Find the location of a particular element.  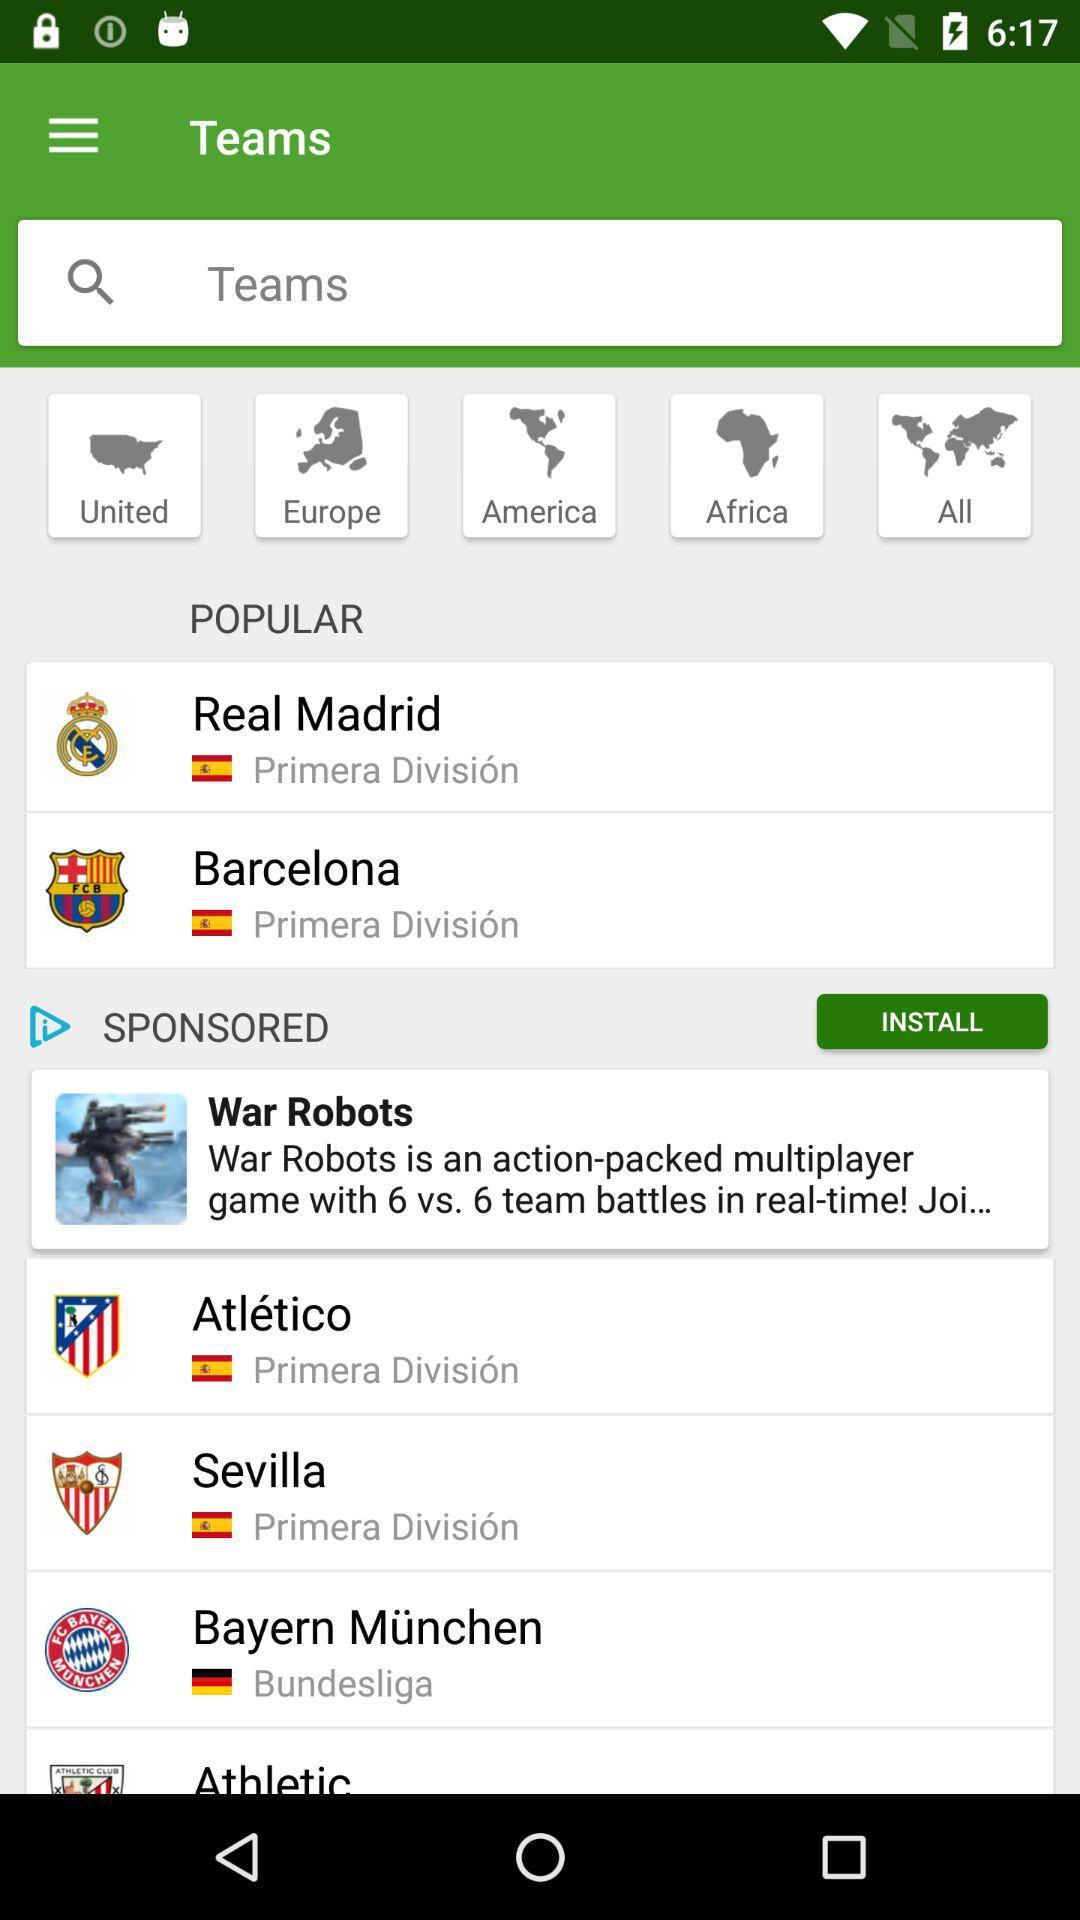

item next to africa icon is located at coordinates (953, 466).